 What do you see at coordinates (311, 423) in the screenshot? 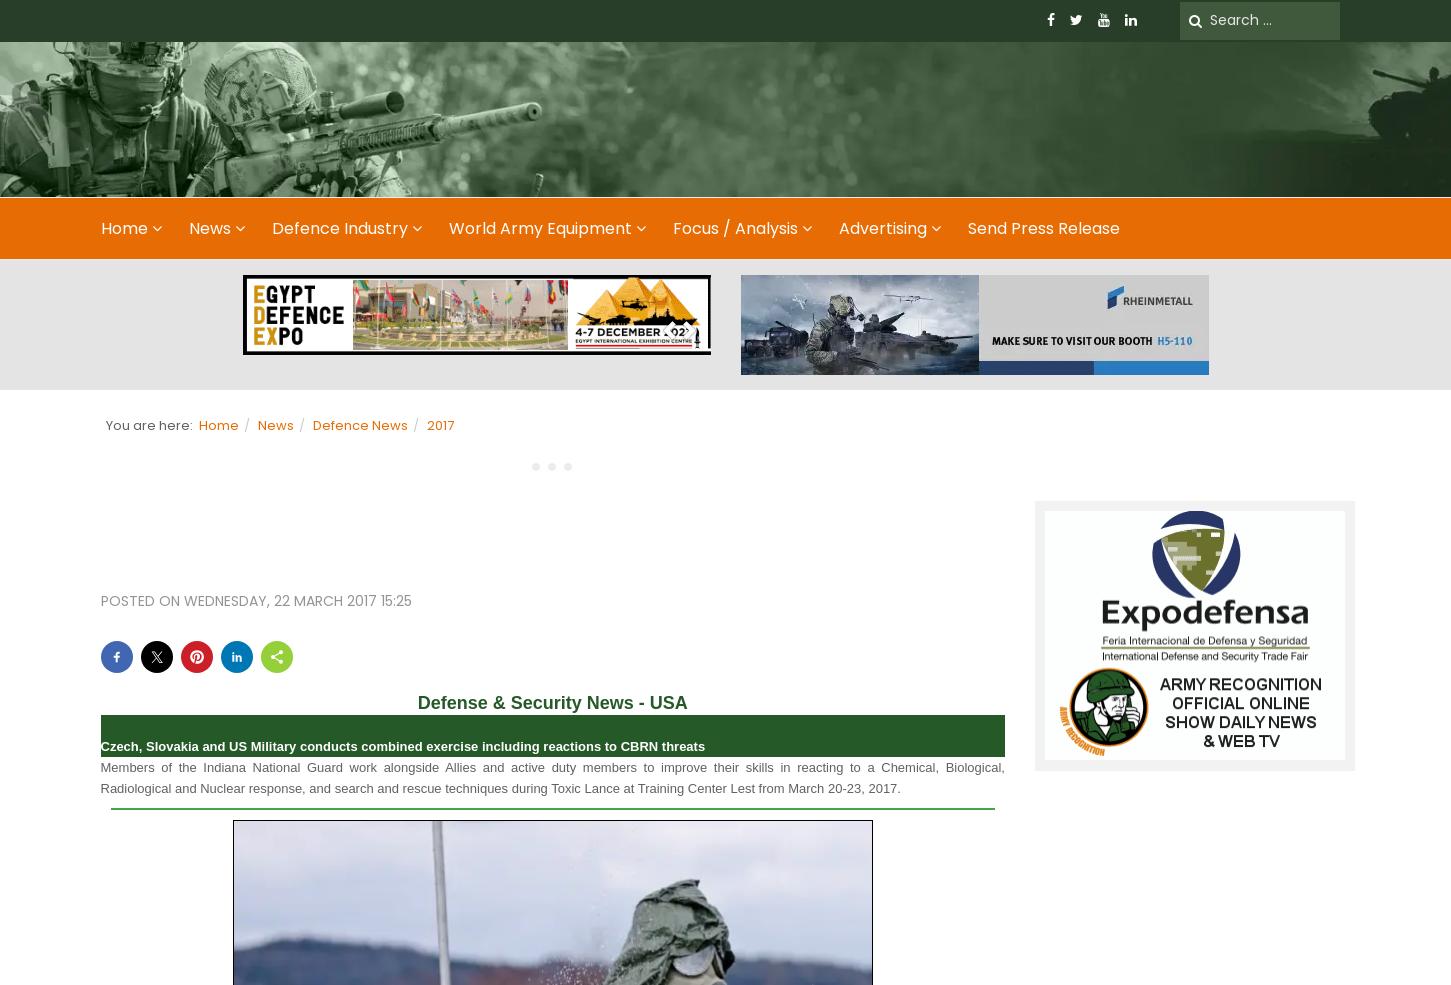
I see `'Defence News'` at bounding box center [311, 423].